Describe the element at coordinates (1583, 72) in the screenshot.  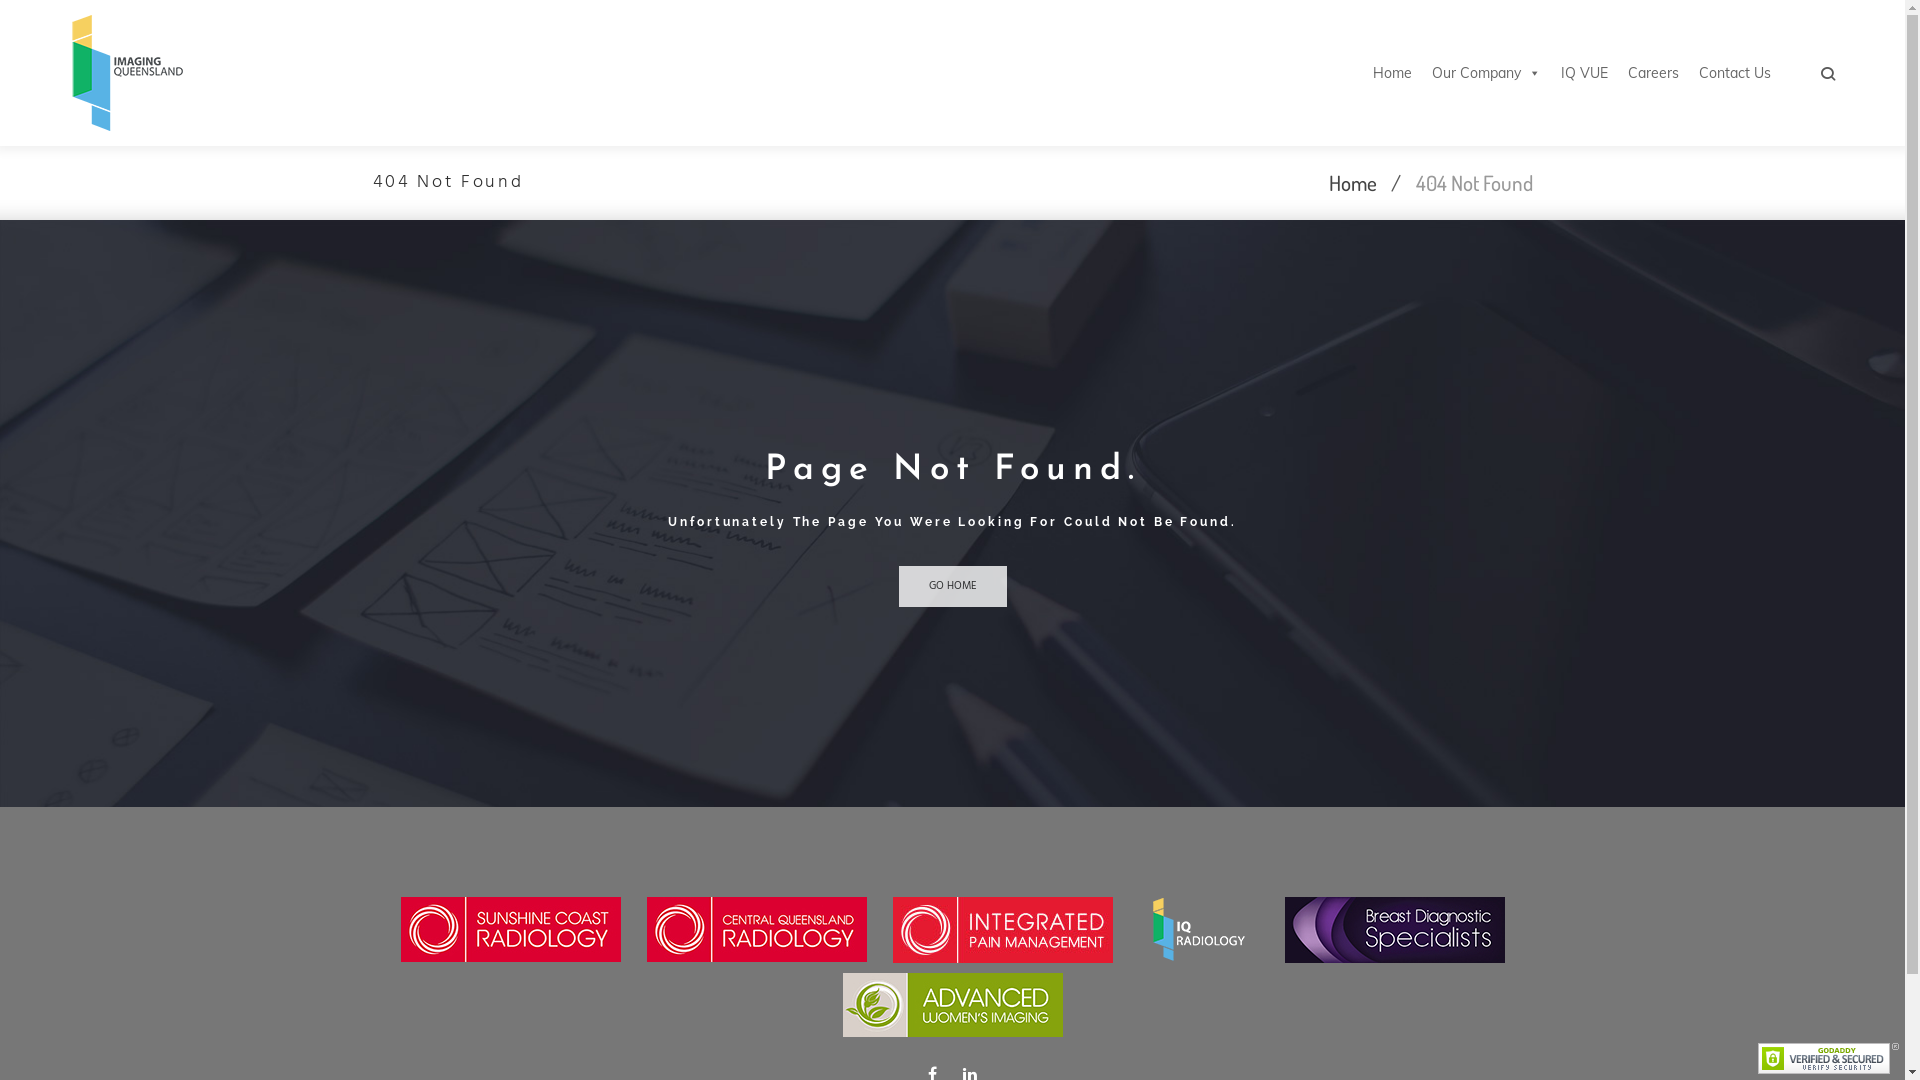
I see `'IQ VUE'` at that location.